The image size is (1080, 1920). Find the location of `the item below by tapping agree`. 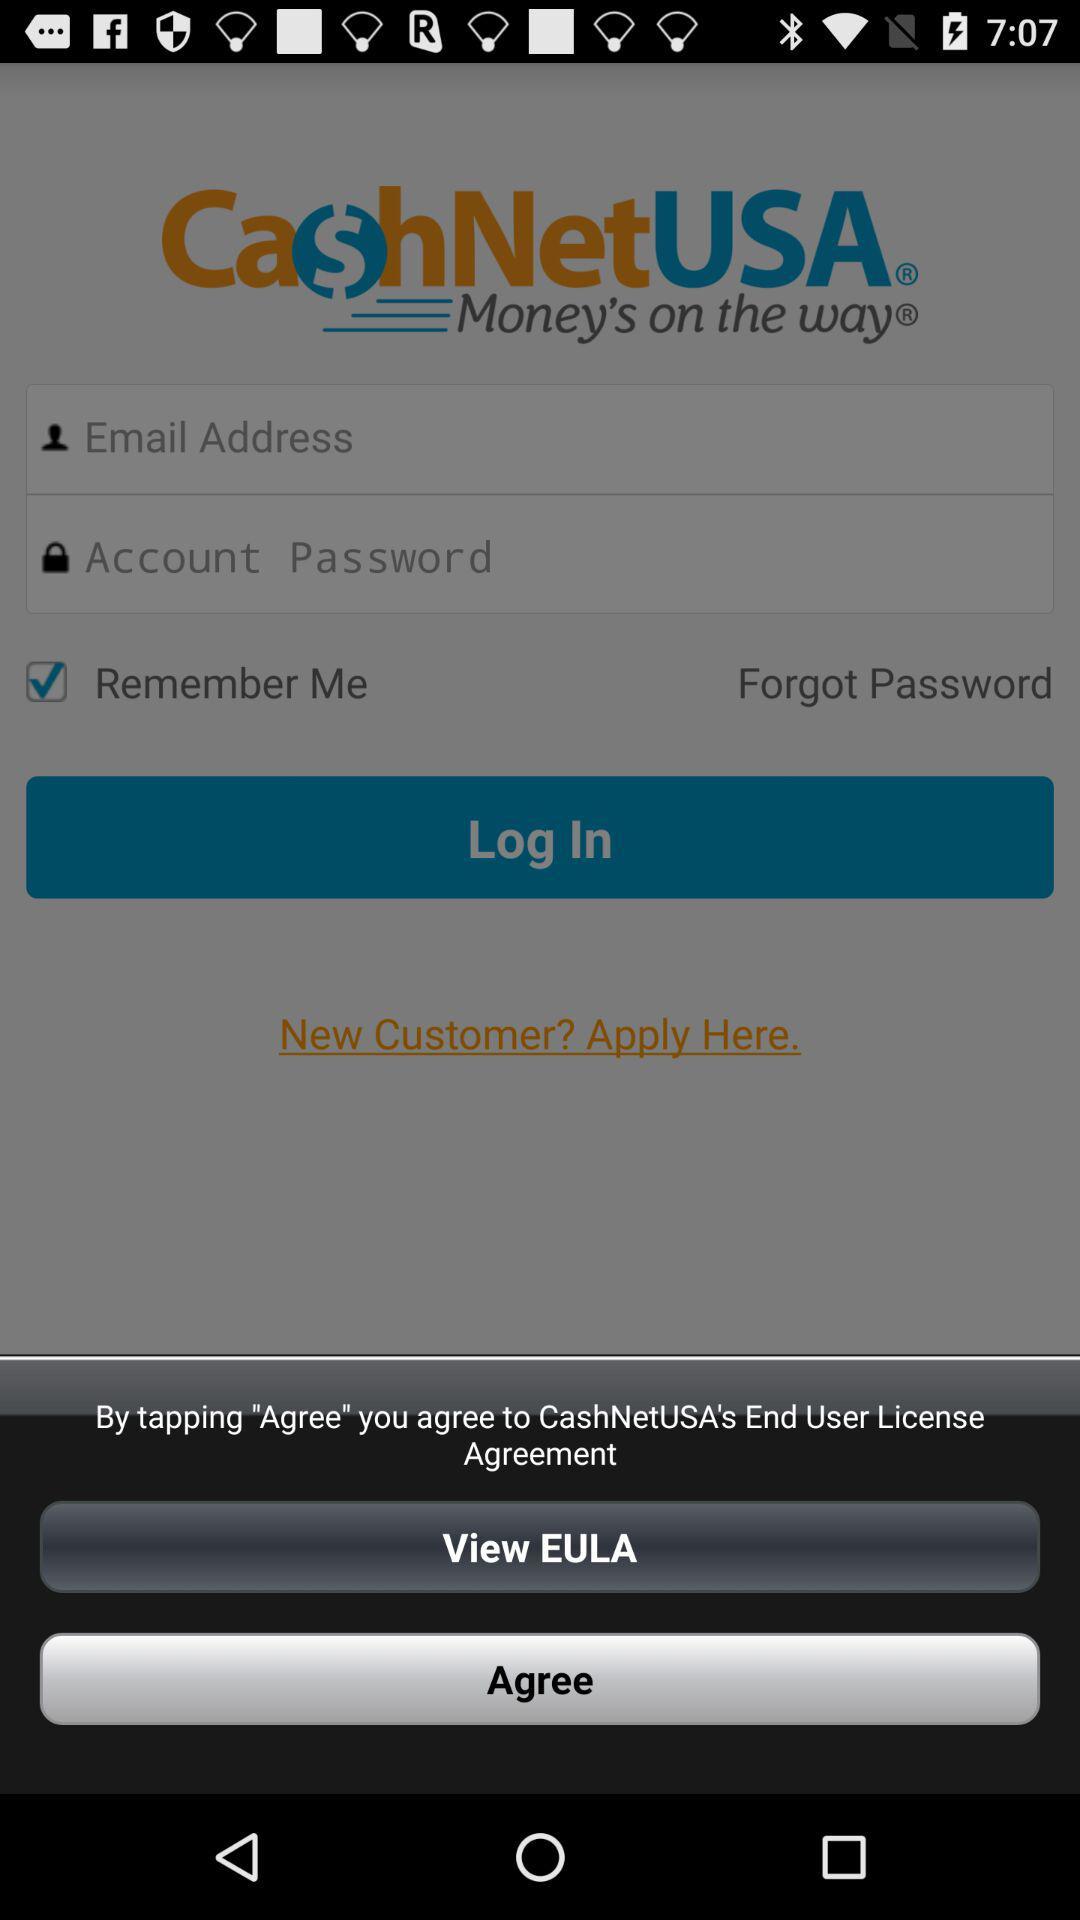

the item below by tapping agree is located at coordinates (540, 1545).